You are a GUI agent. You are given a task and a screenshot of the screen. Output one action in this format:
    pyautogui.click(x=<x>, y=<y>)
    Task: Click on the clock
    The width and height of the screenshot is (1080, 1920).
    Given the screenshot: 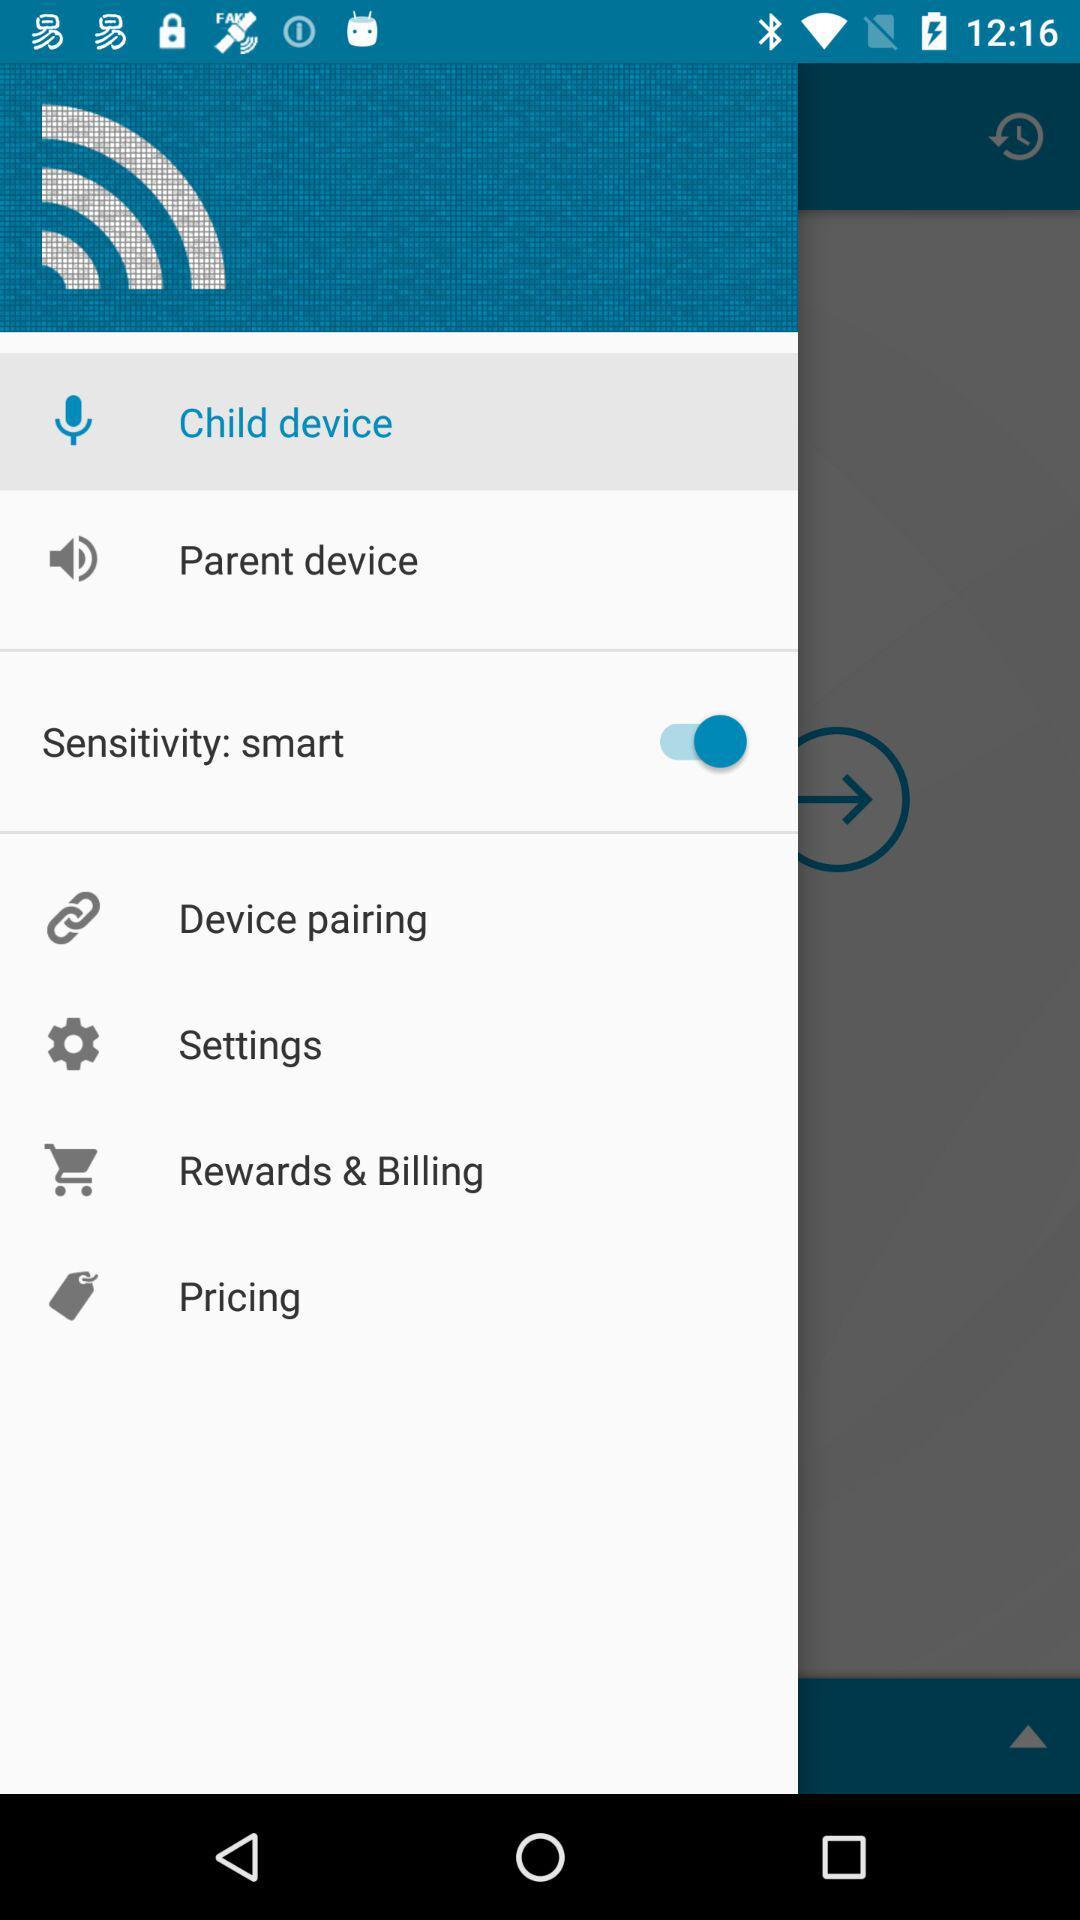 What is the action you would take?
    pyautogui.click(x=1017, y=136)
    